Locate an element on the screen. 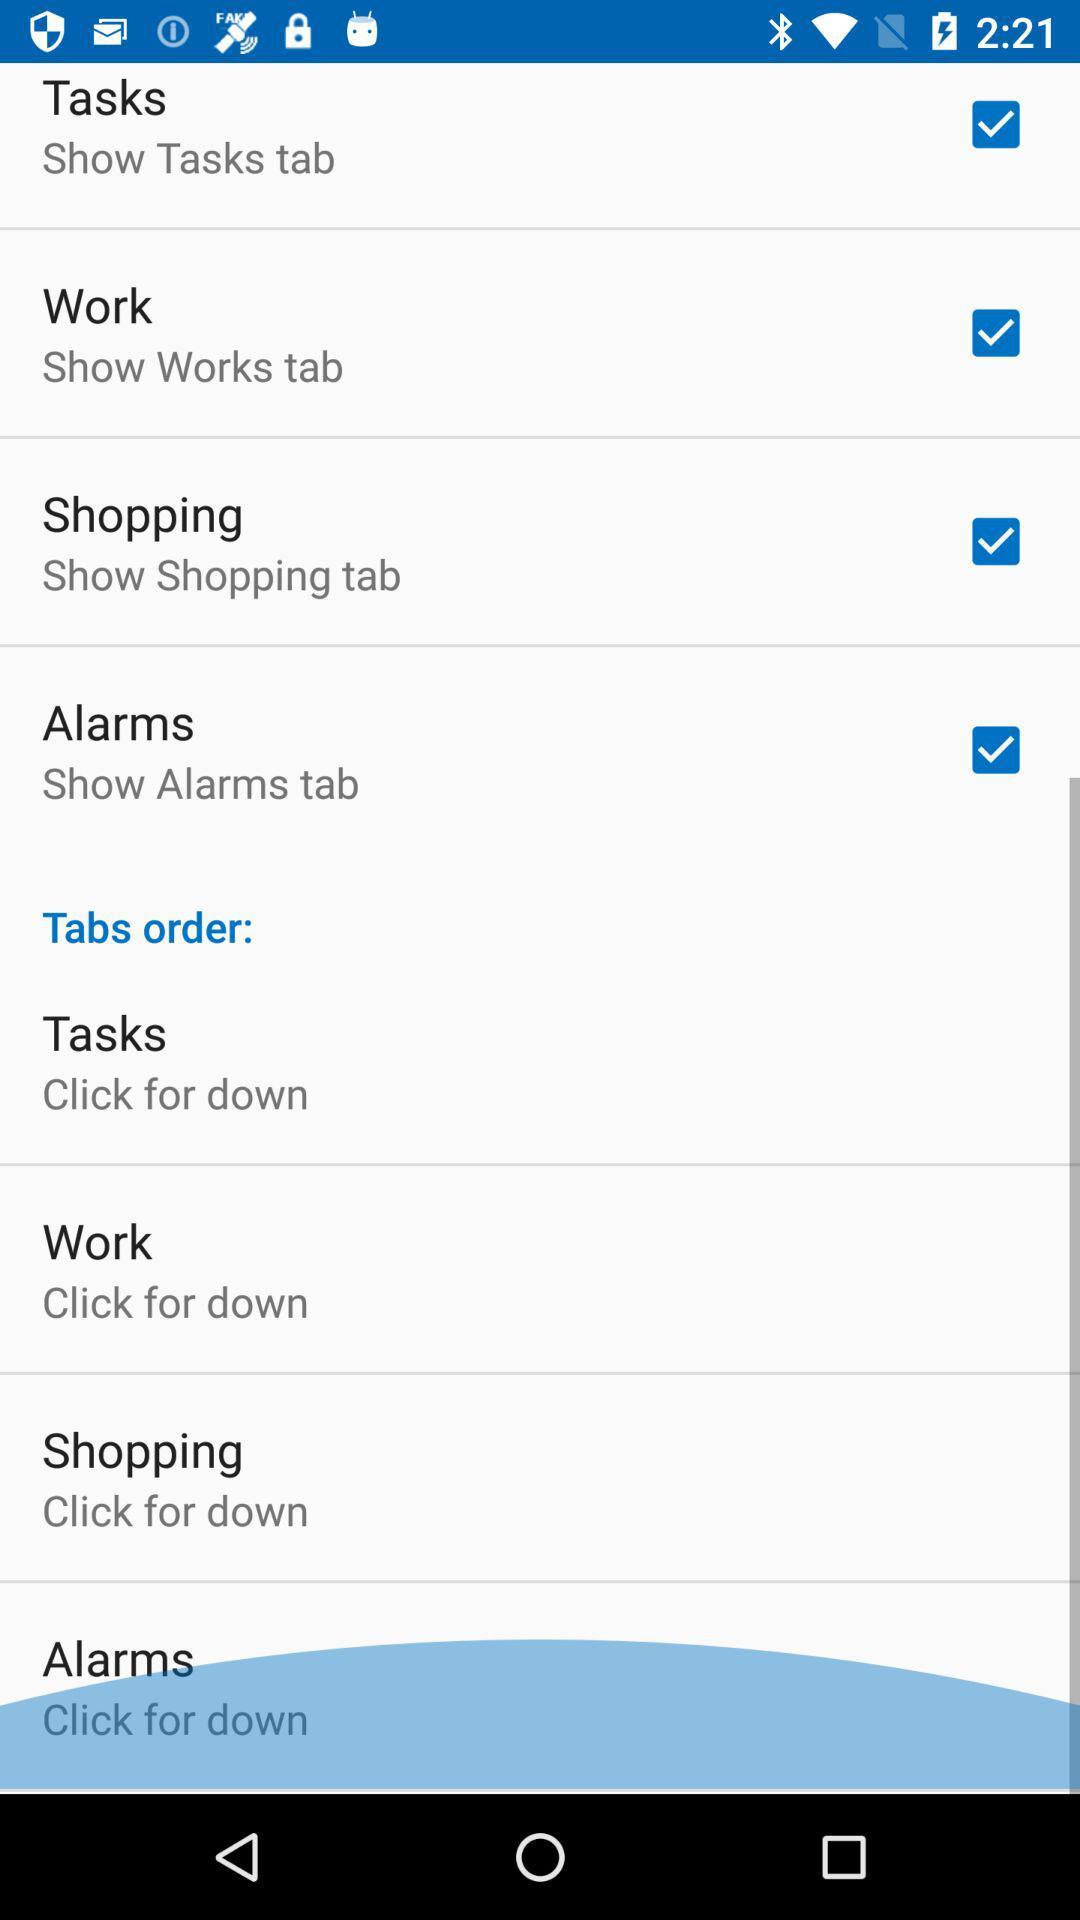 The width and height of the screenshot is (1080, 1920). tabs order: at the center is located at coordinates (540, 909).